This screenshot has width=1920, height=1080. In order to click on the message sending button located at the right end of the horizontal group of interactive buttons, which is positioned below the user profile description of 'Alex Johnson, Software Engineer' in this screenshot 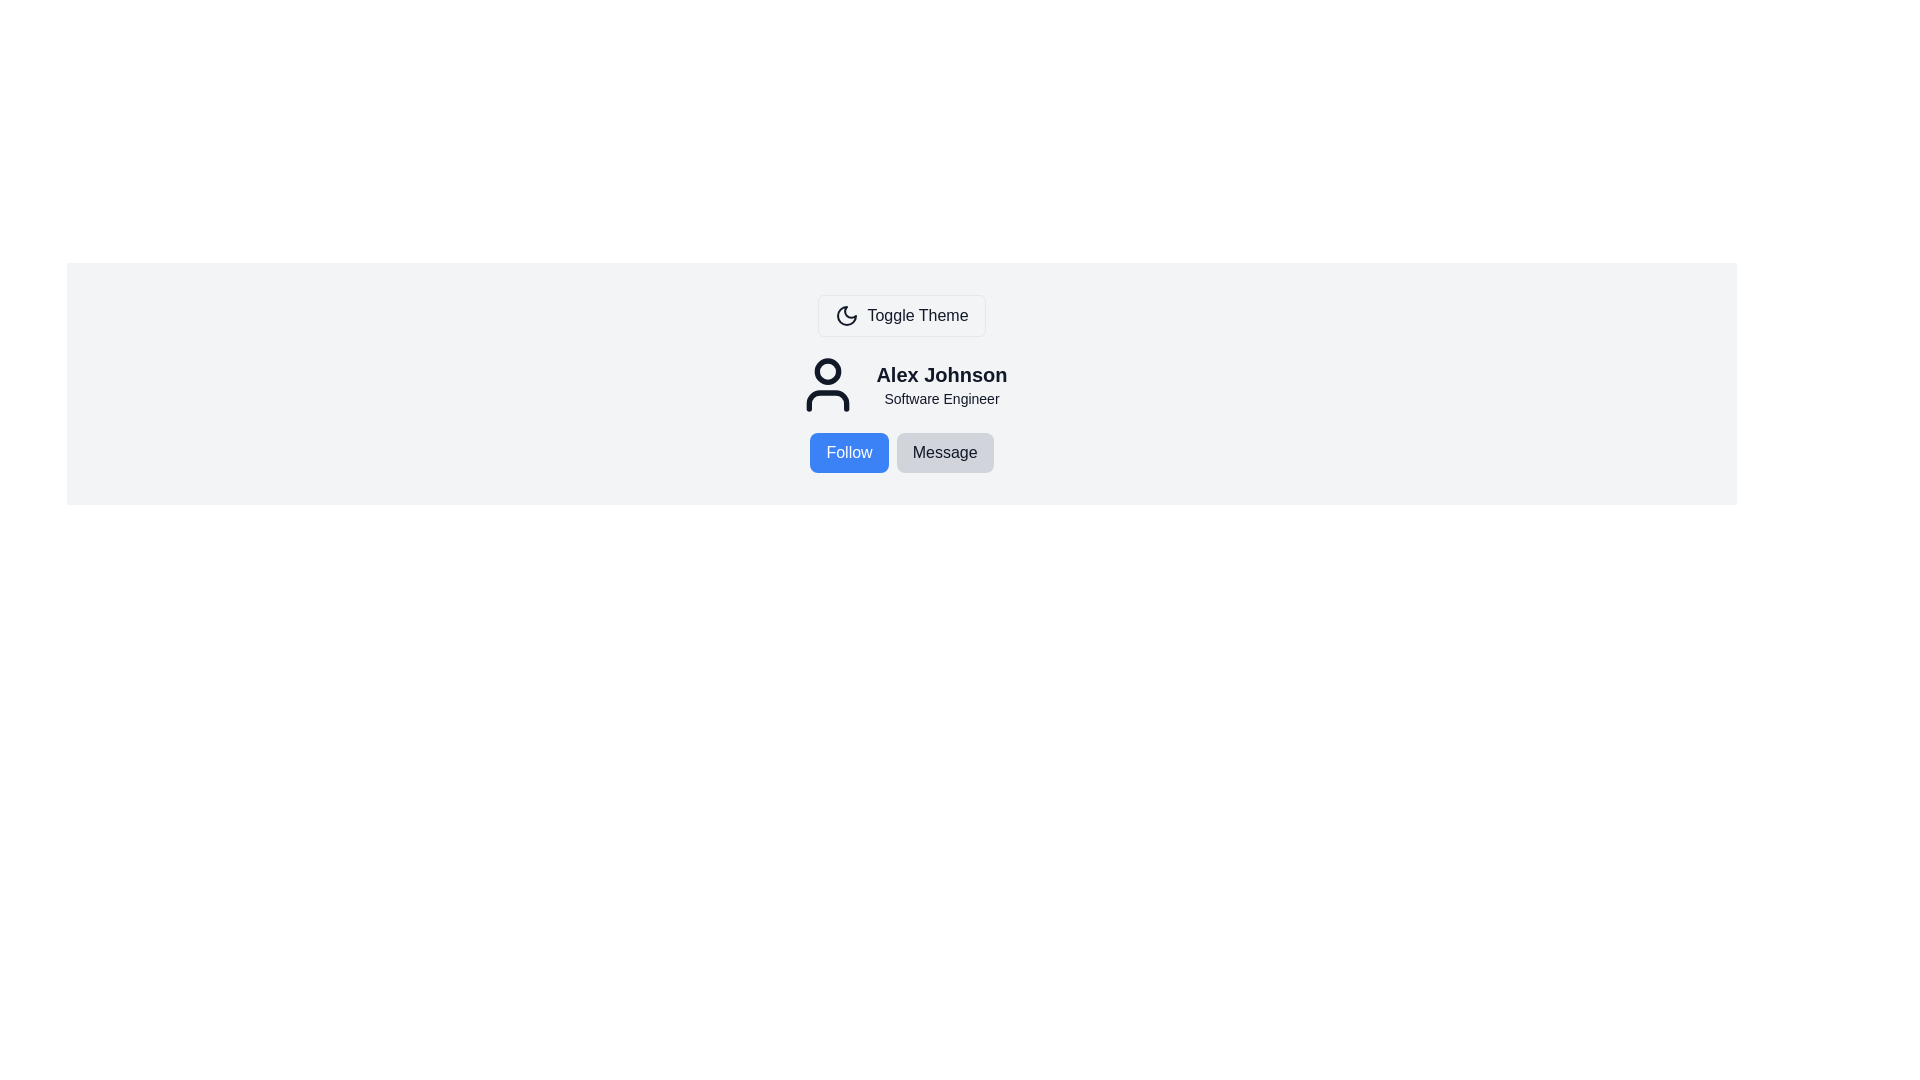, I will do `click(944, 452)`.